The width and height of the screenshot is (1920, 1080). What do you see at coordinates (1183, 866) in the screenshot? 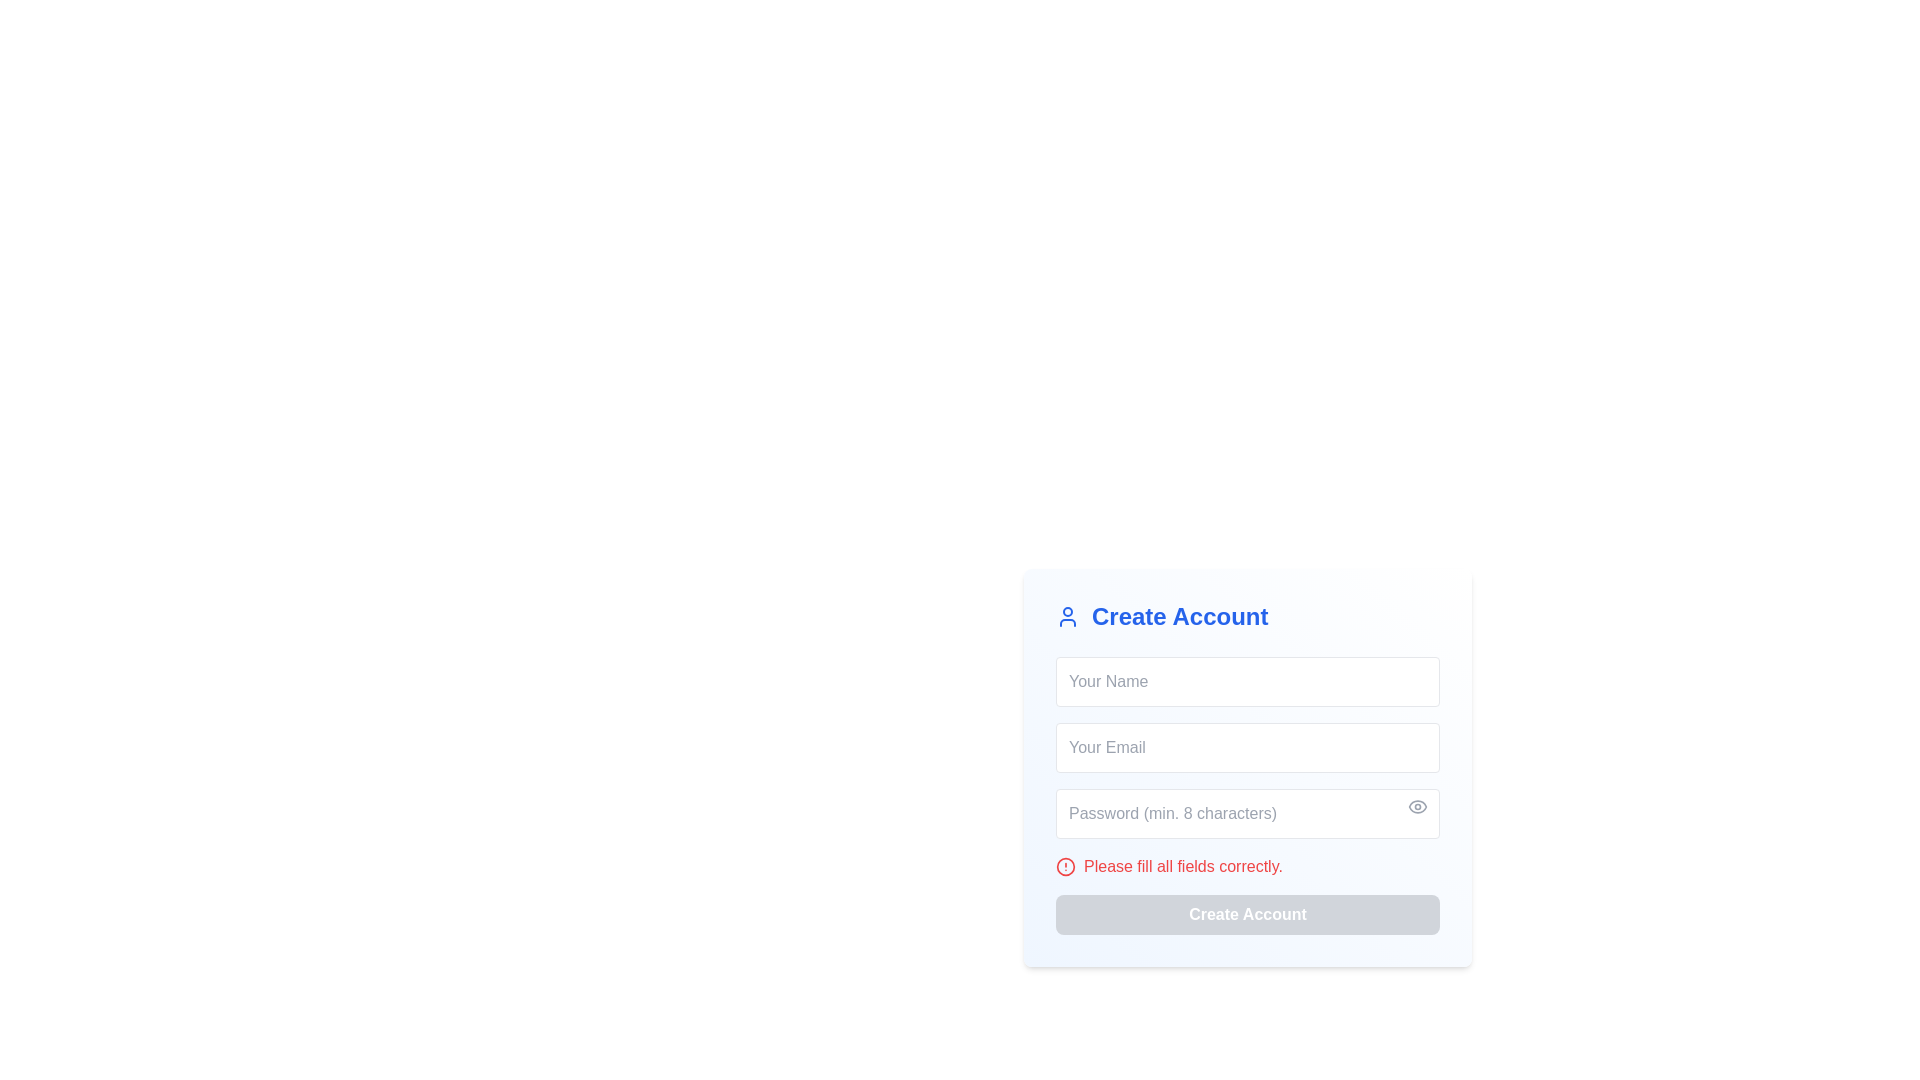
I see `message from the static red text label that says 'Please fill all fields correctly.' positioned below the password input field in the registration form` at bounding box center [1183, 866].